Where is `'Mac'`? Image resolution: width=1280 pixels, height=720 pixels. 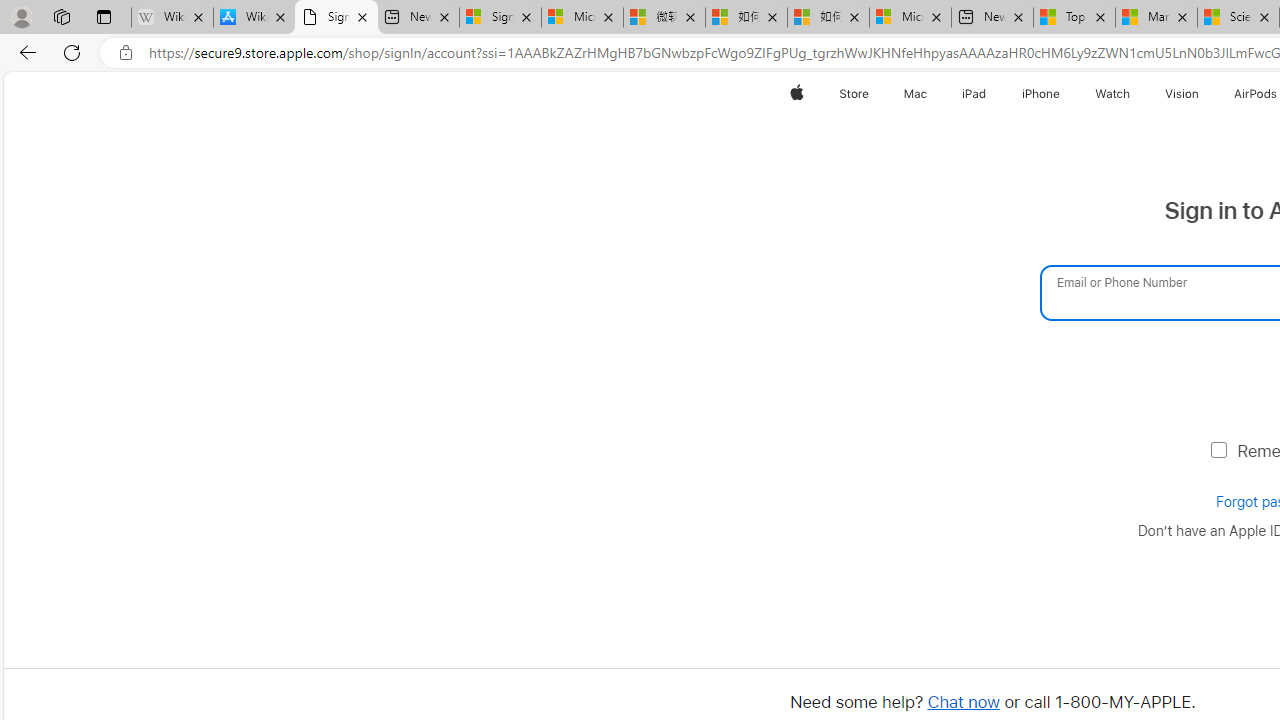 'Mac' is located at coordinates (914, 93).